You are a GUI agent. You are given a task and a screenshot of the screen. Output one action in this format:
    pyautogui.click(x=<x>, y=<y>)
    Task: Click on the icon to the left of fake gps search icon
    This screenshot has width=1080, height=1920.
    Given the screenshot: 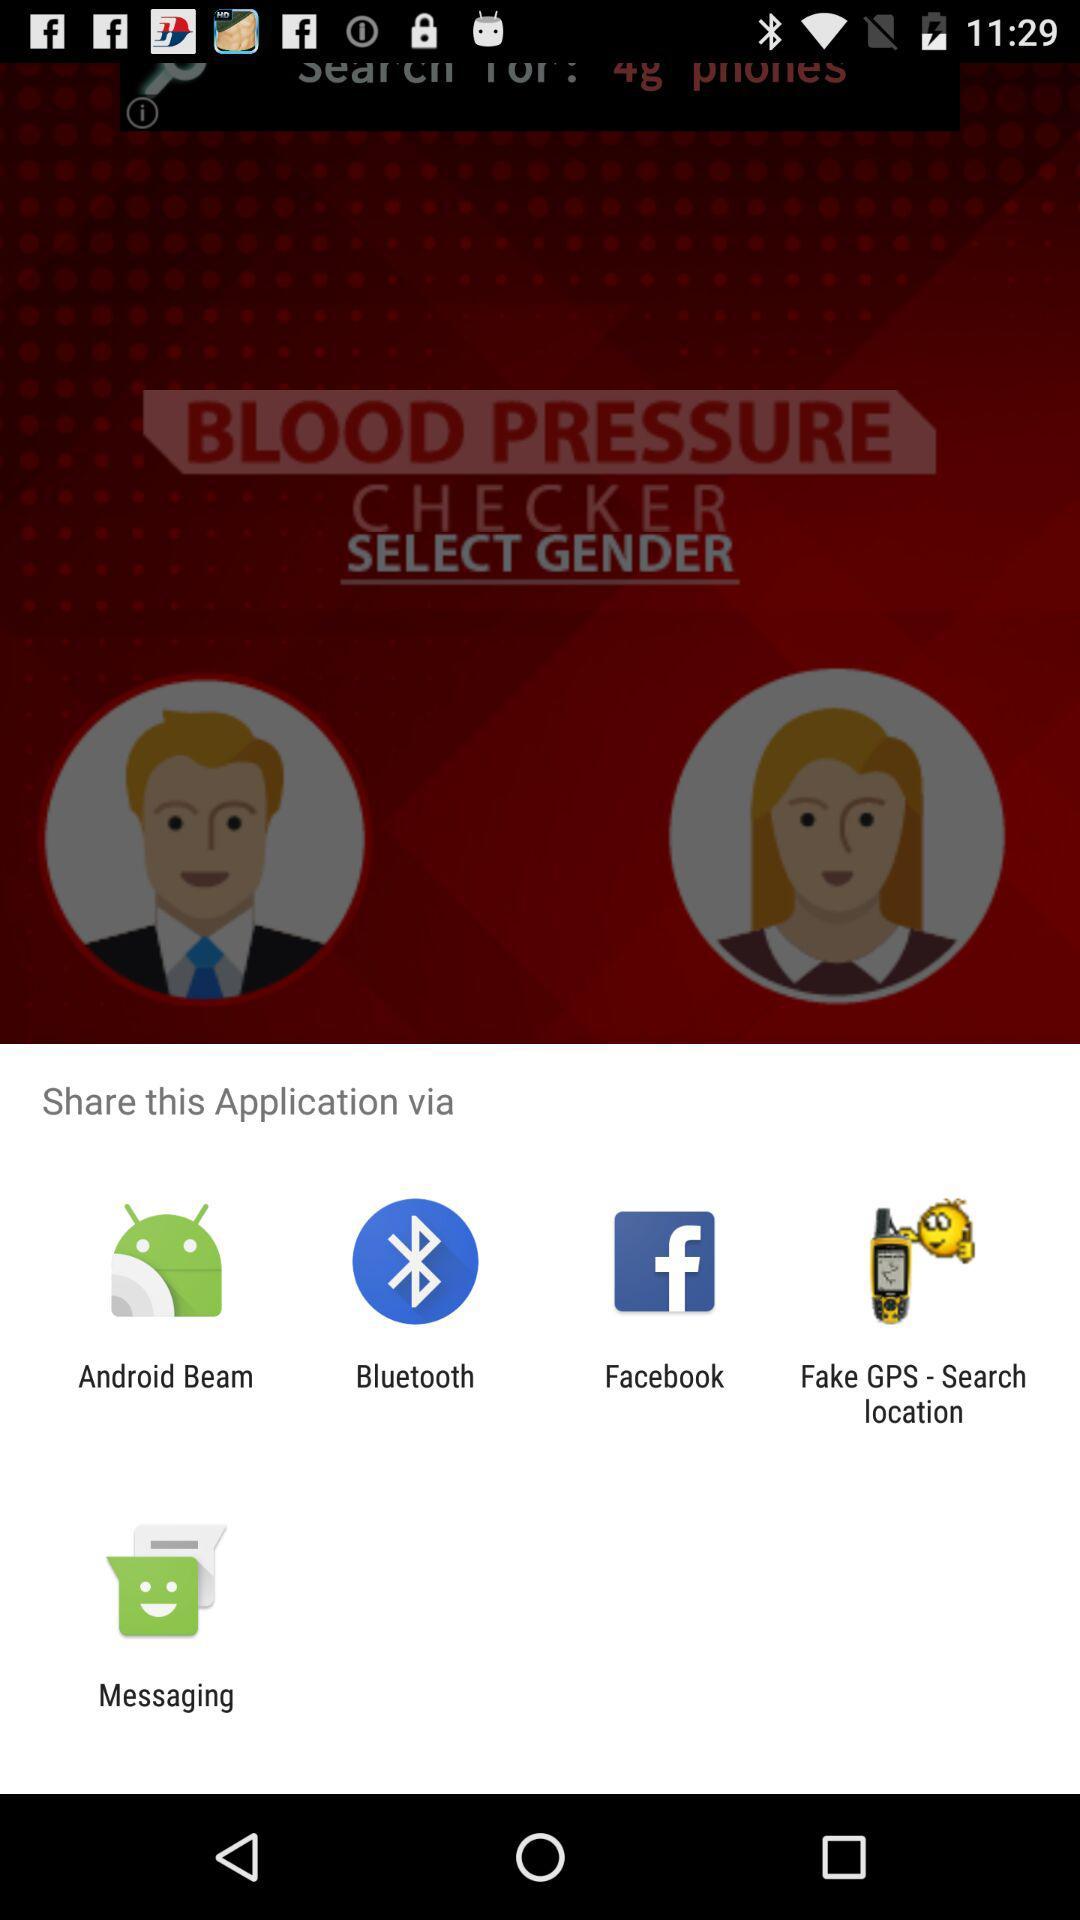 What is the action you would take?
    pyautogui.click(x=664, y=1392)
    